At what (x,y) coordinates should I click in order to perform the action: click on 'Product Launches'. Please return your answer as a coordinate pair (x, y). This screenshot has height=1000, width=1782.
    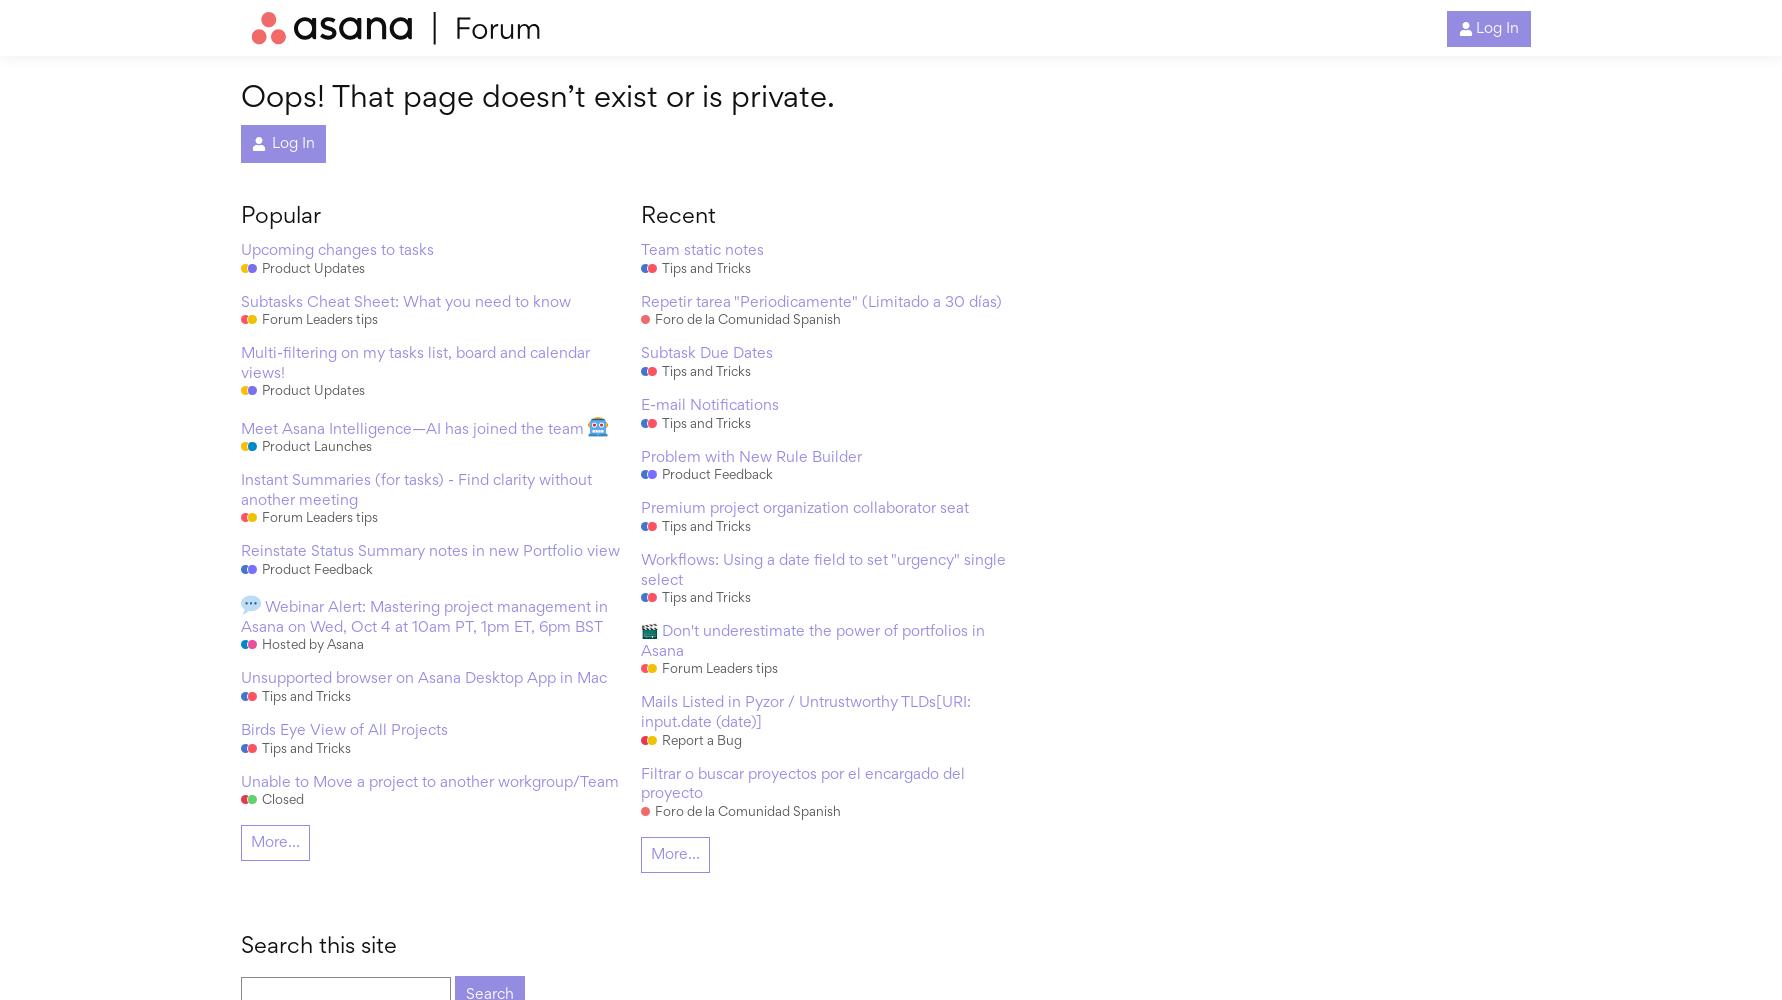
    Looking at the image, I should click on (261, 447).